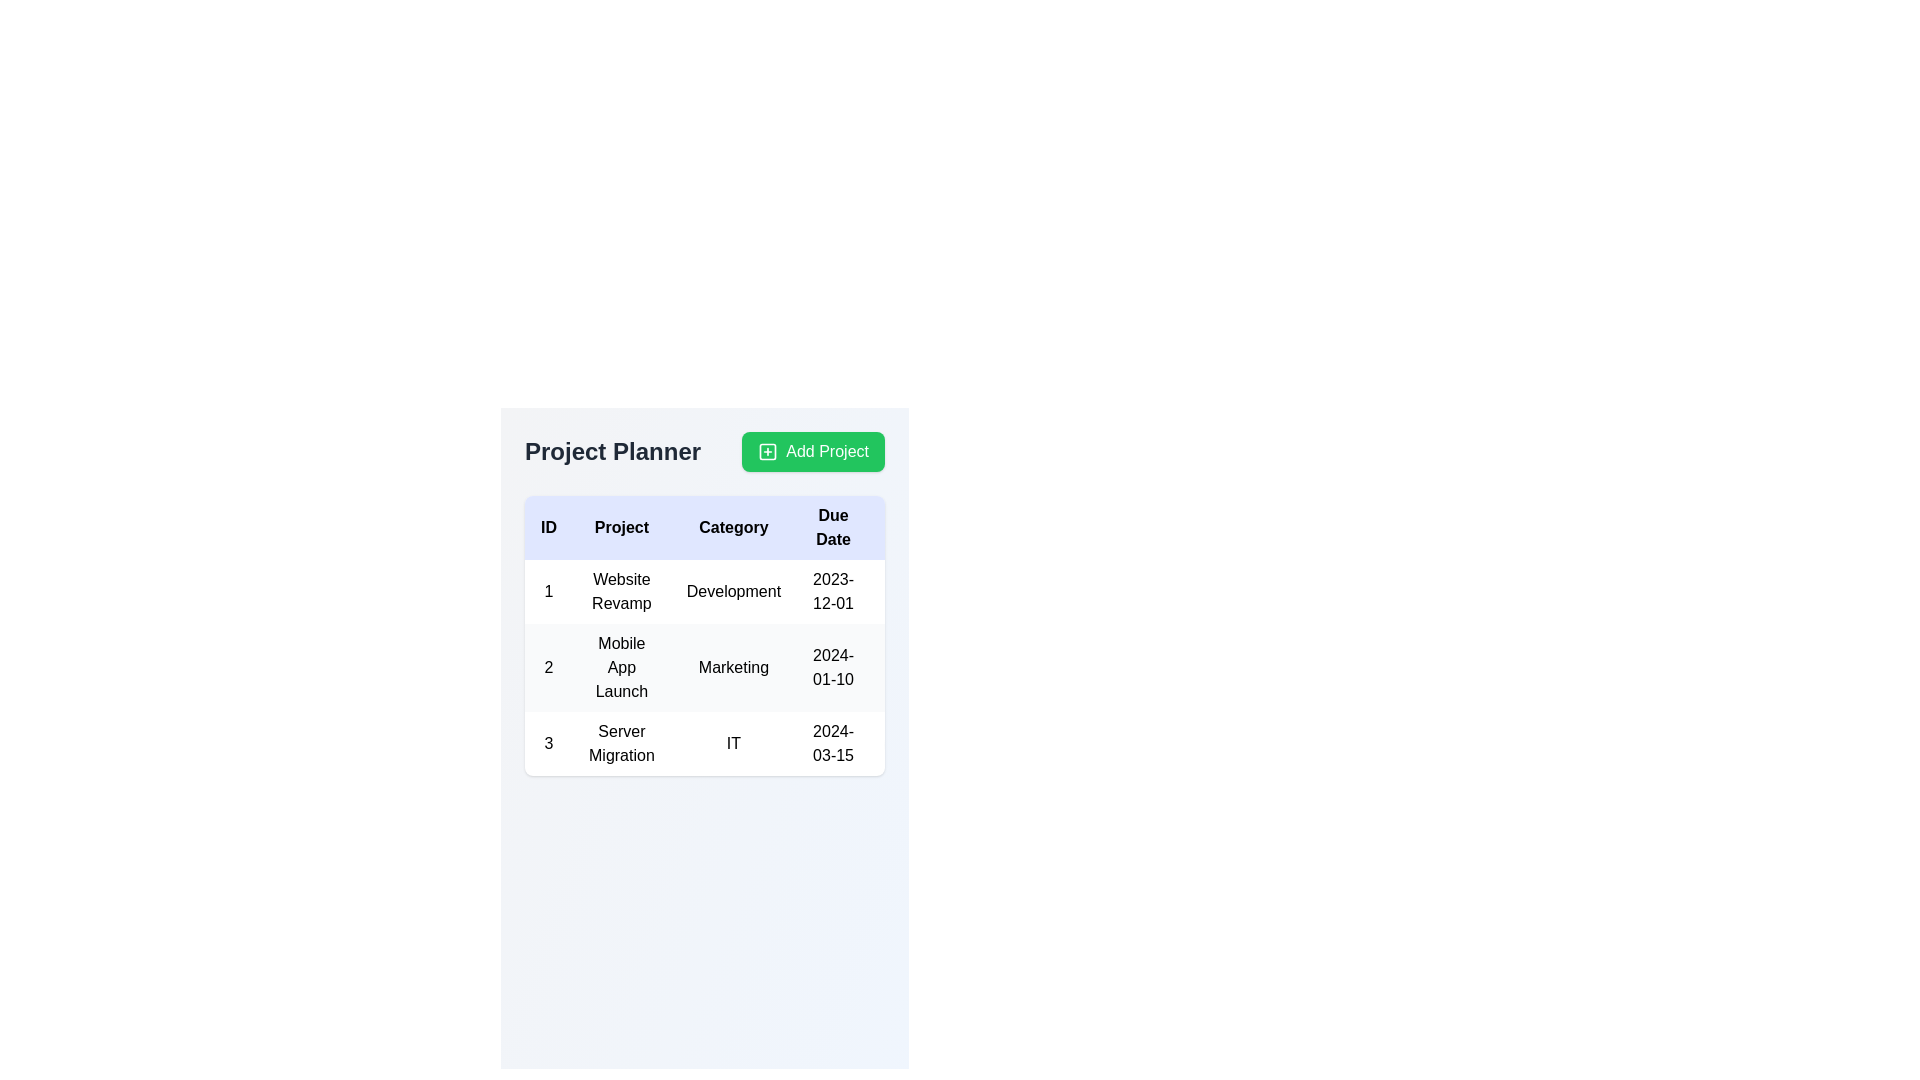 This screenshot has height=1080, width=1920. What do you see at coordinates (833, 527) in the screenshot?
I see `the 'Due Date' table header cell, which is the fourth column in the 'Project Planner' table, displayed in a bold font on a light blue background` at bounding box center [833, 527].